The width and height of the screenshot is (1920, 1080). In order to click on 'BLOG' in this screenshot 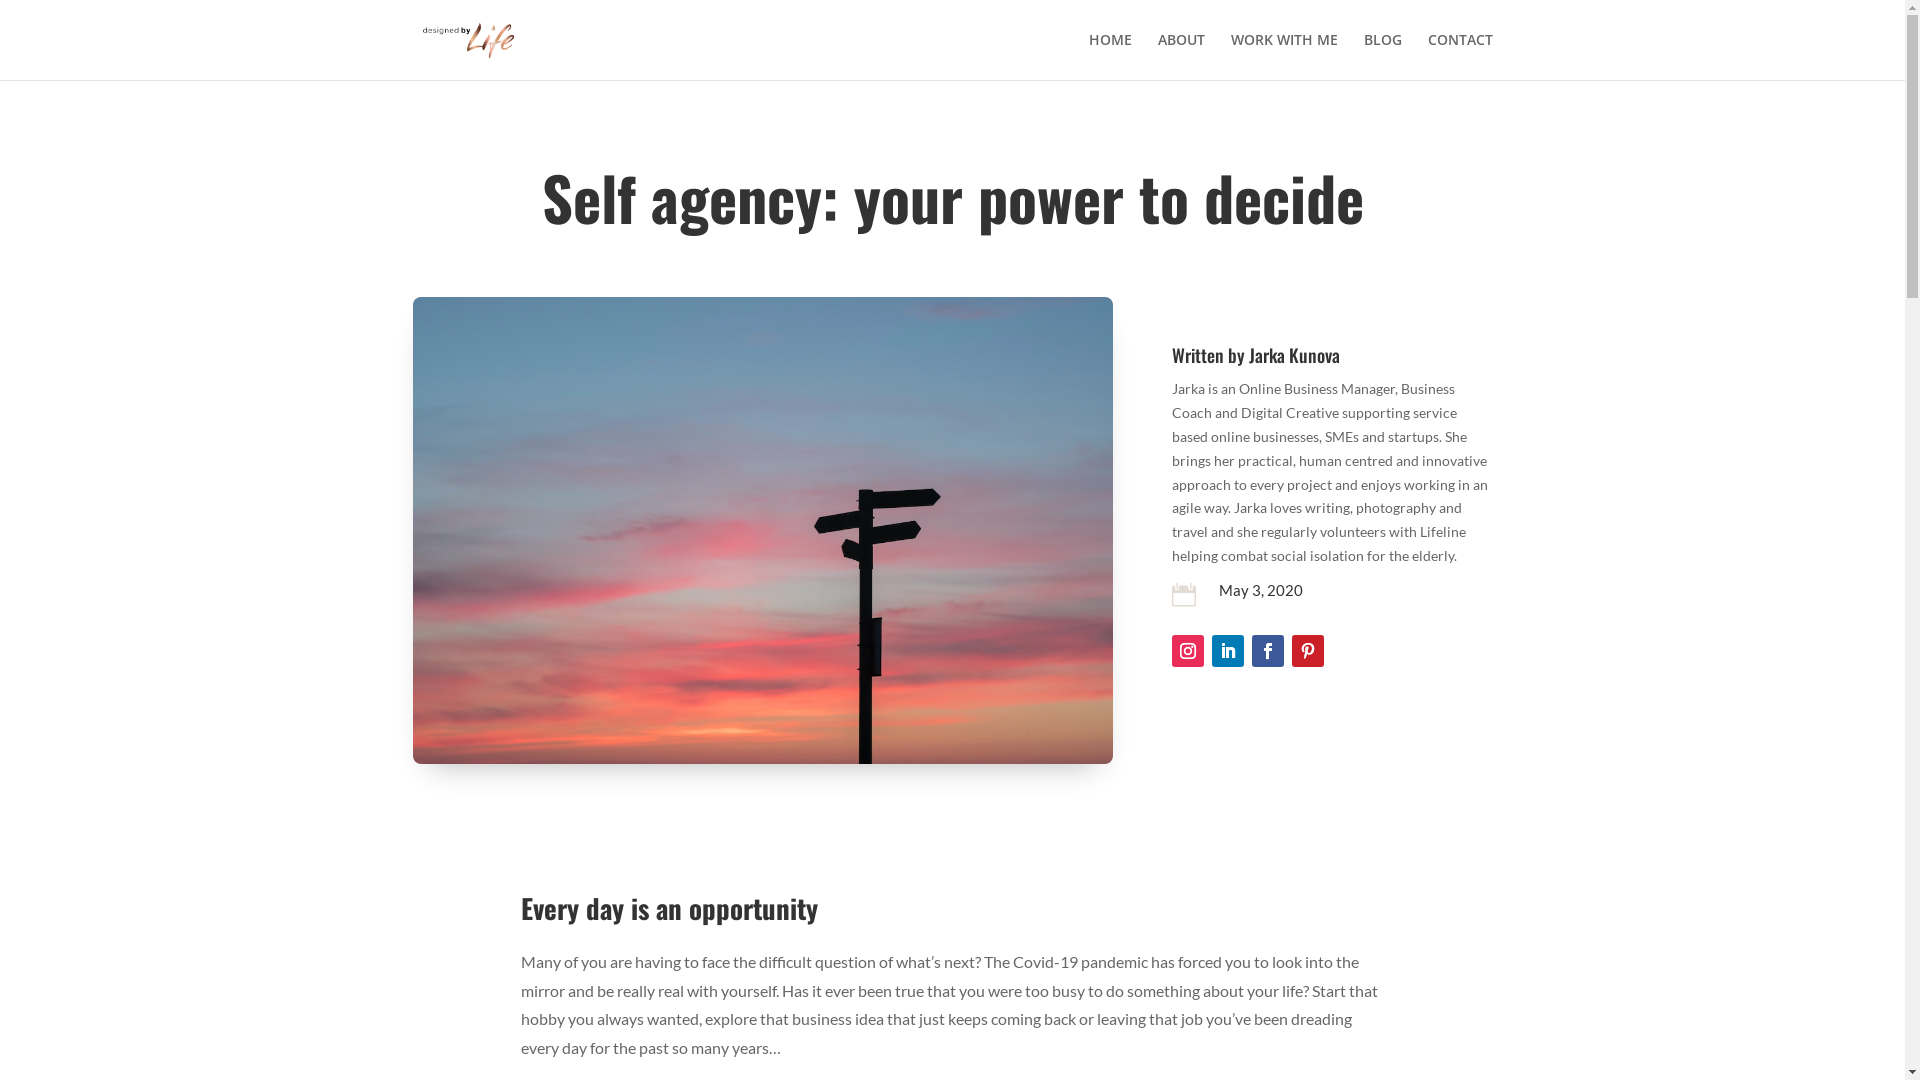, I will do `click(1362, 55)`.